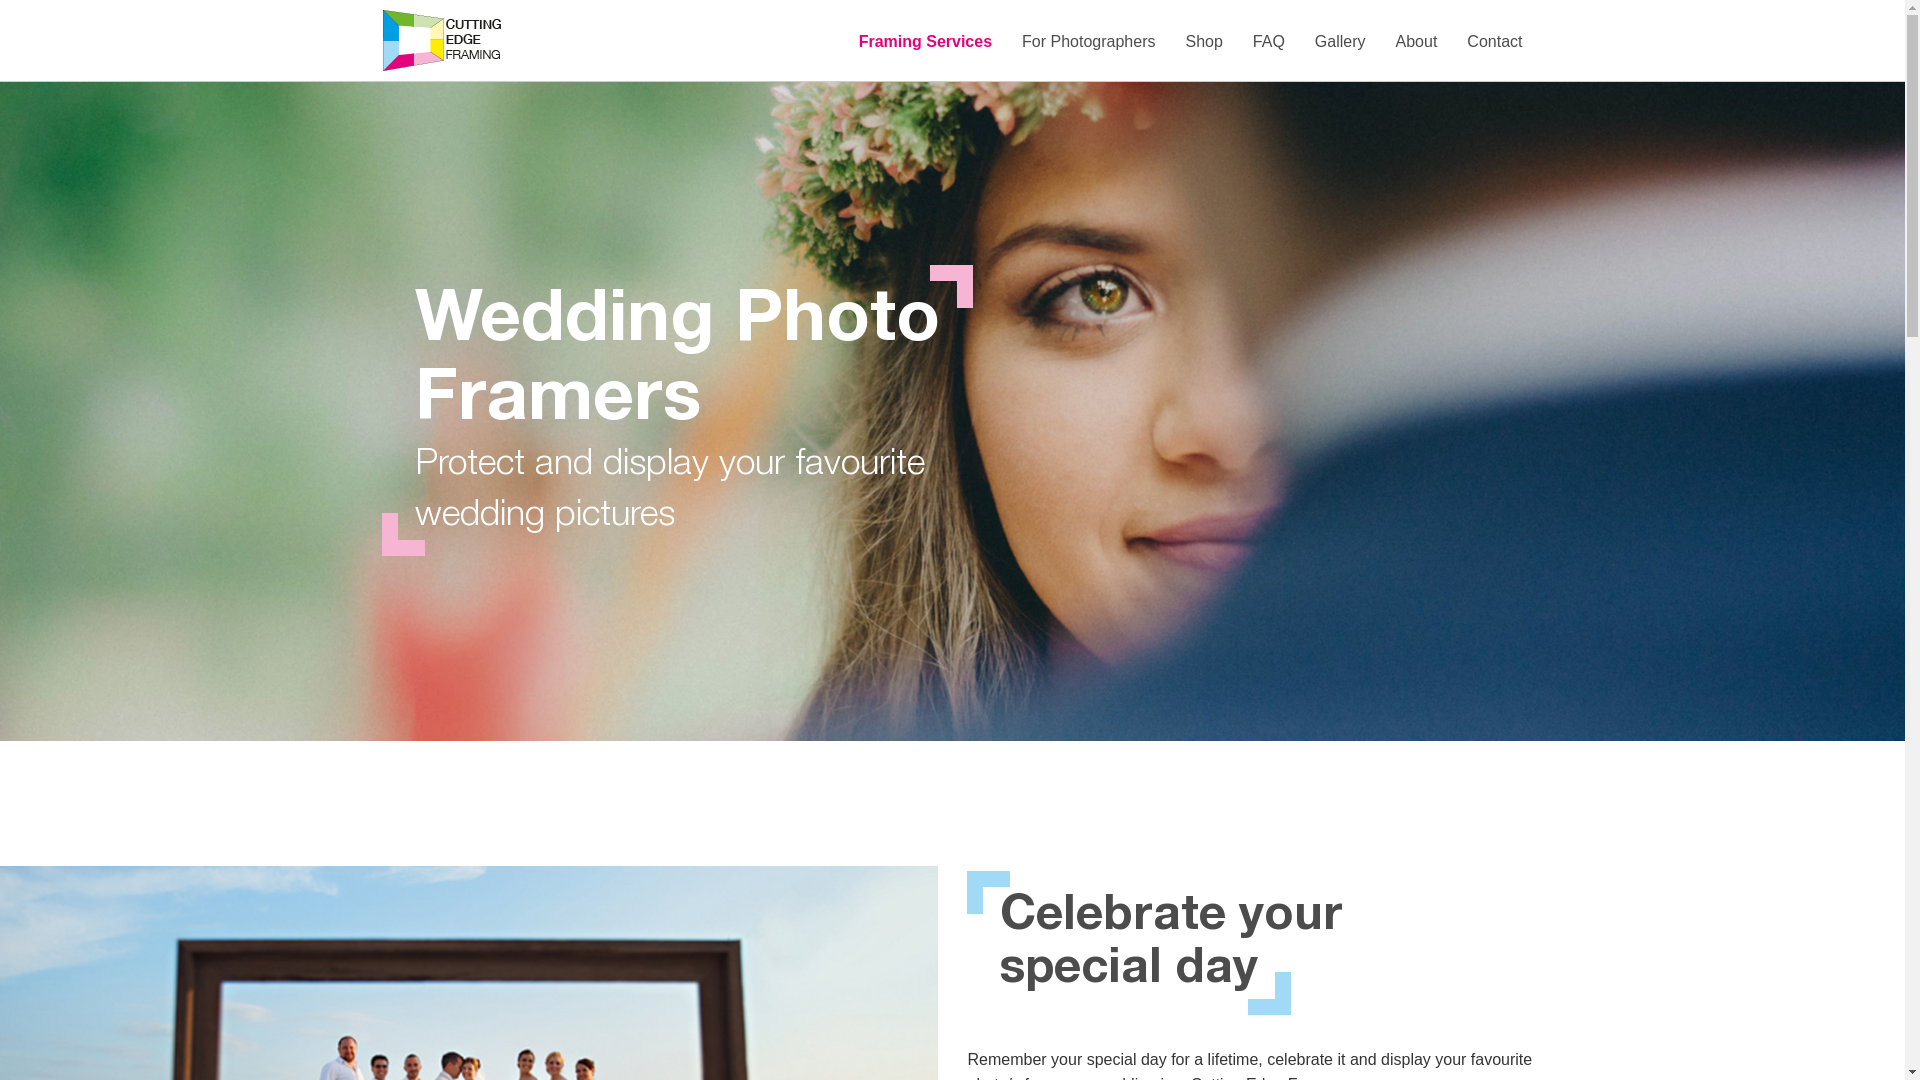 The image size is (1920, 1080). Describe the element at coordinates (1415, 42) in the screenshot. I see `'About'` at that location.